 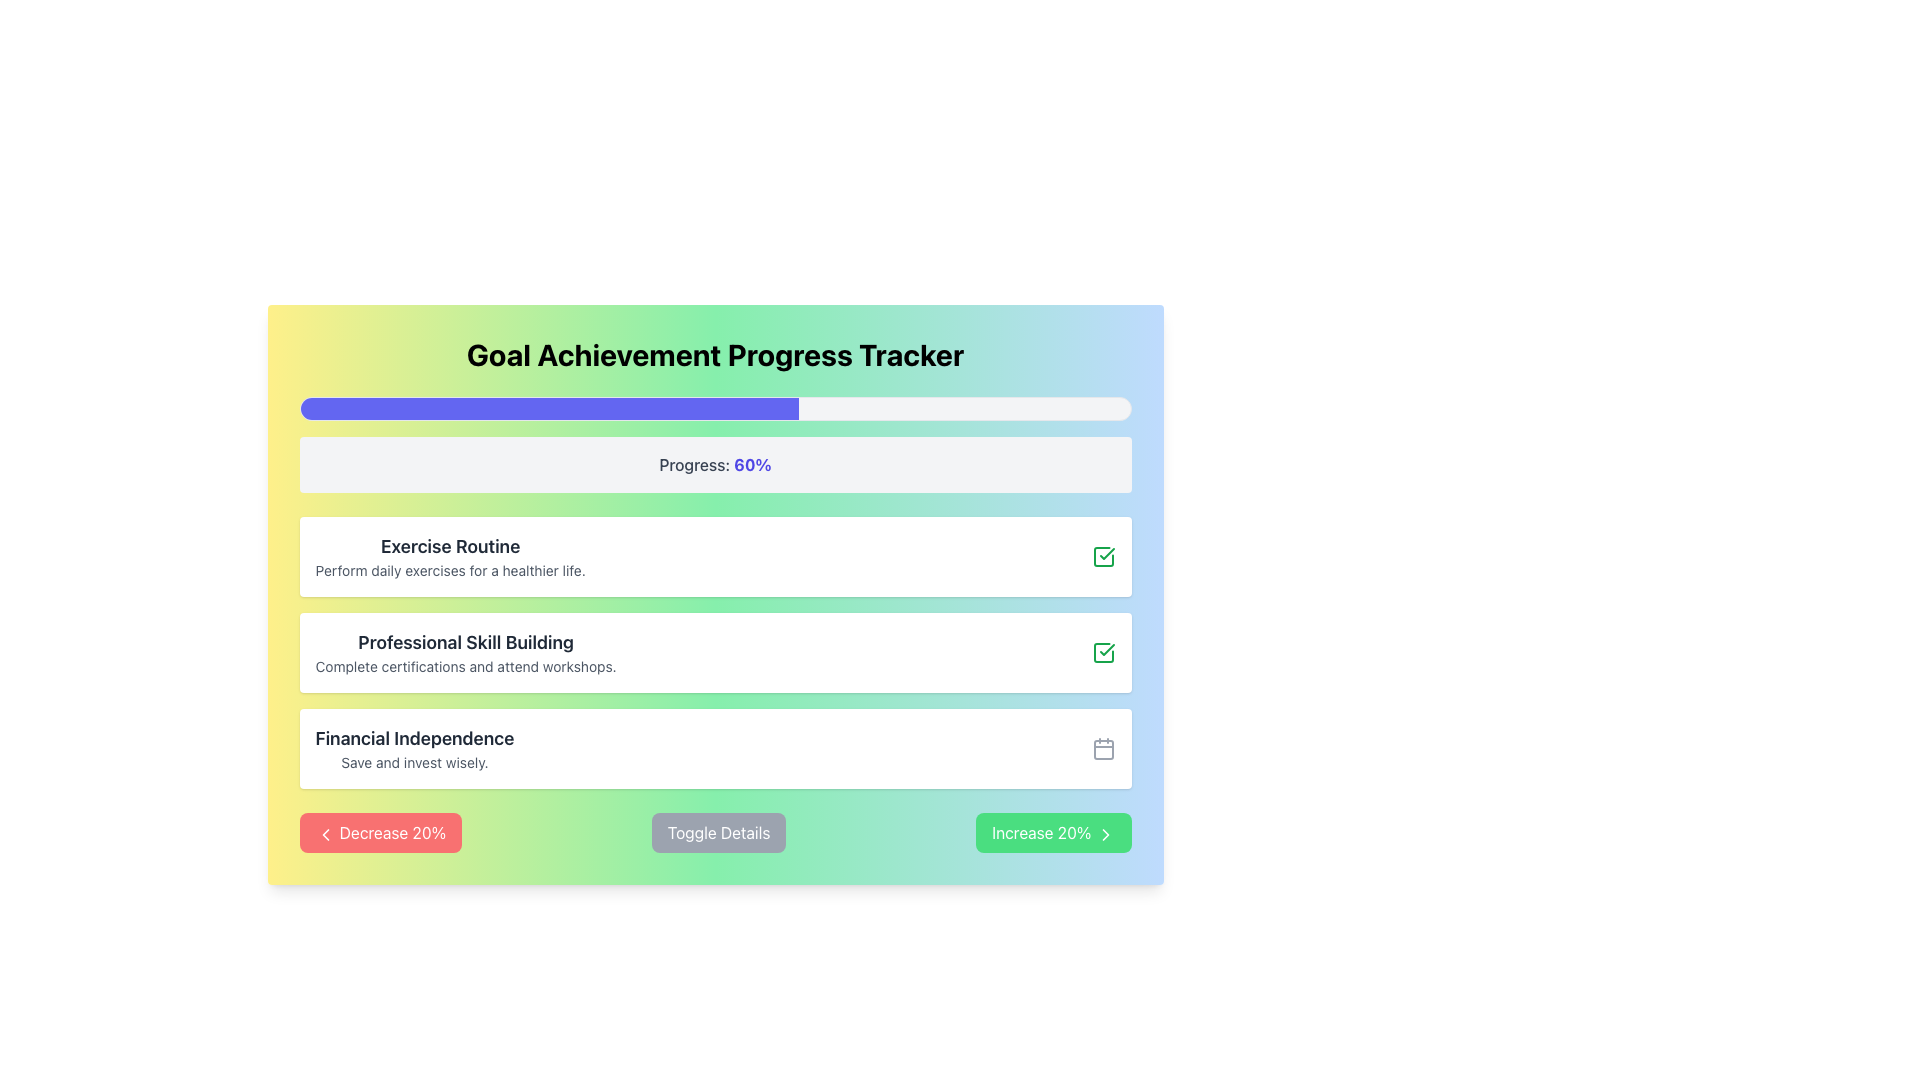 What do you see at coordinates (325, 834) in the screenshot?
I see `the chevron left arrow icon within the red button labeled 'Decrease 20%'` at bounding box center [325, 834].